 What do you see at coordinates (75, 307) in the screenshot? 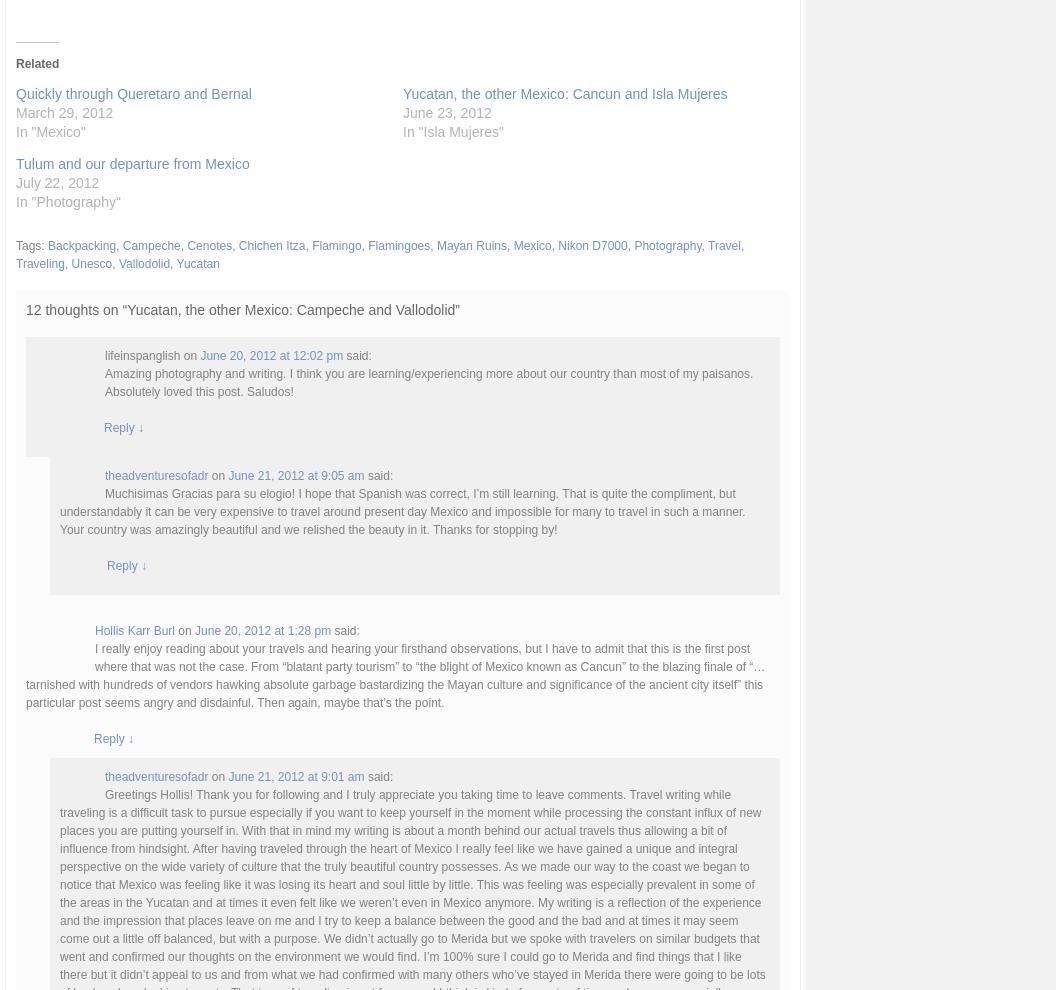
I see `'12 thoughts on “'` at bounding box center [75, 307].